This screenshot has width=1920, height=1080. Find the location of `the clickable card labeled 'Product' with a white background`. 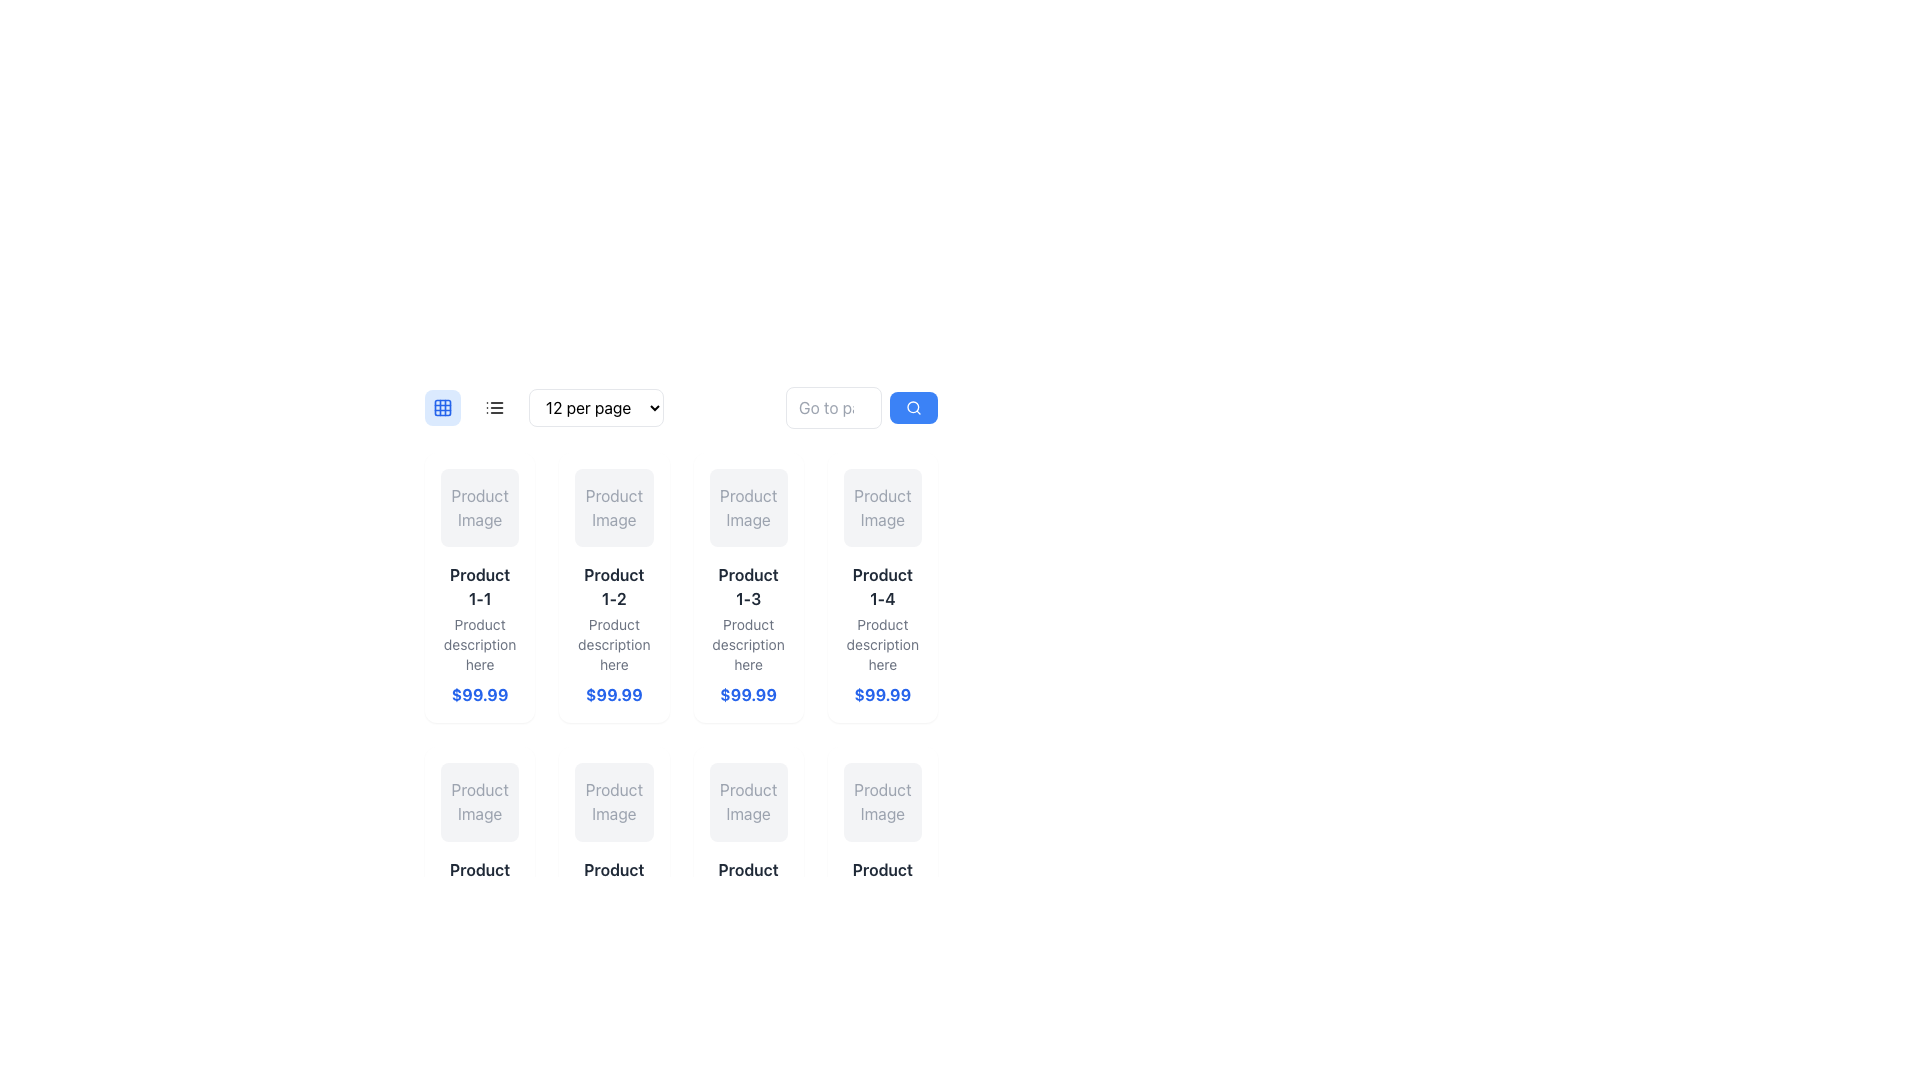

the clickable card labeled 'Product' with a white background is located at coordinates (747, 881).